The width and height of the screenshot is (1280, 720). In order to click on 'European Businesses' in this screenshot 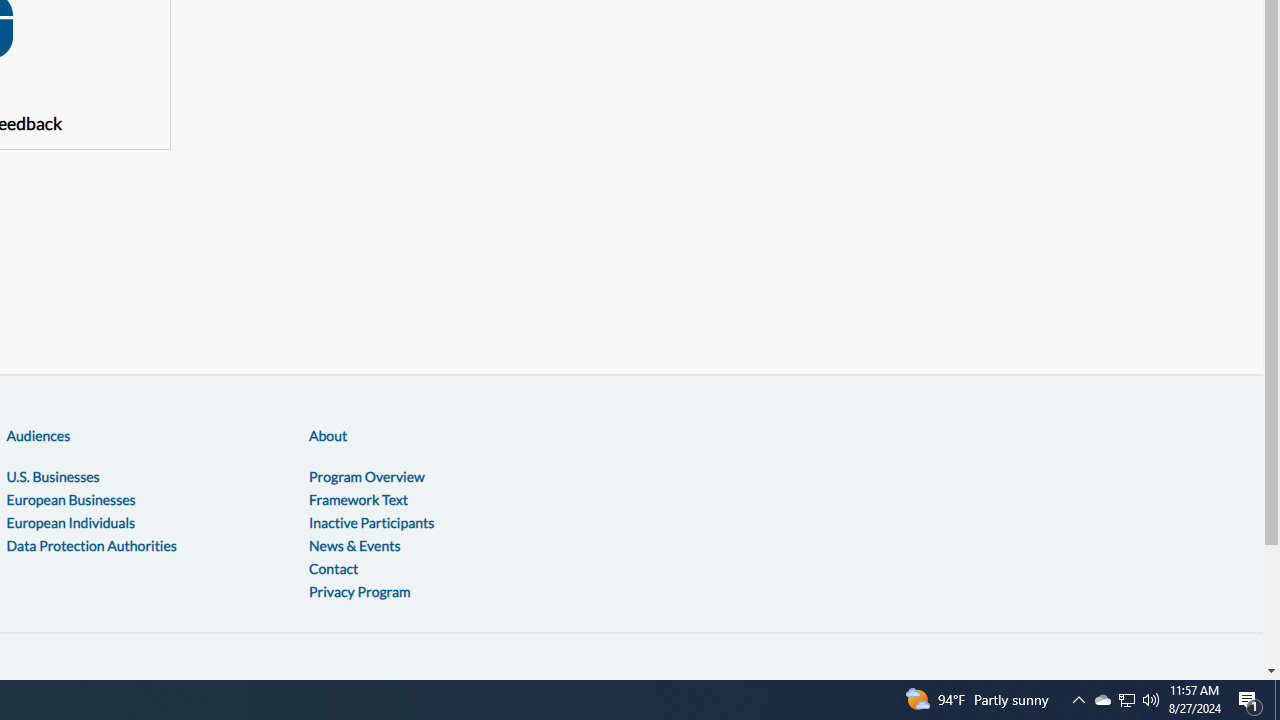, I will do `click(71, 498)`.